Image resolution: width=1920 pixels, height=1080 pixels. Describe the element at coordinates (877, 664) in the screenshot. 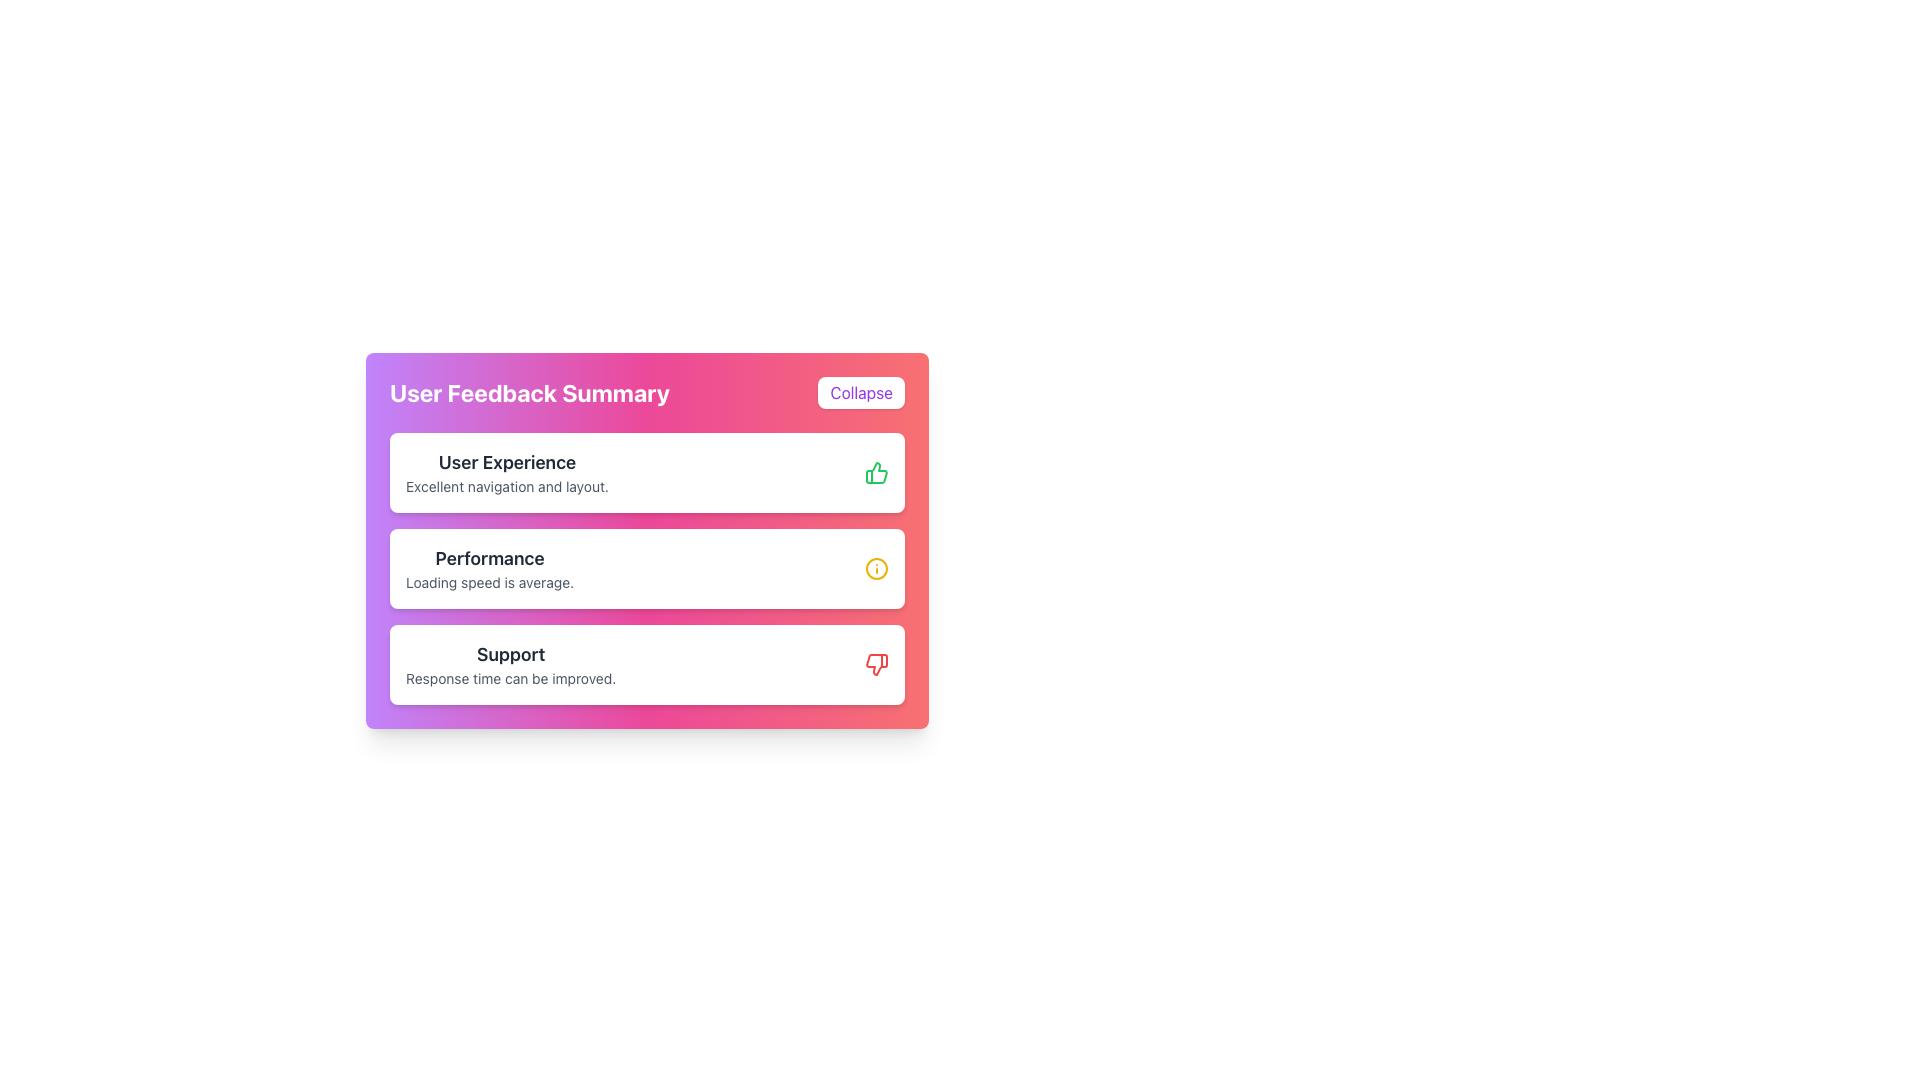

I see `the Thumbs-down icon located at the far right of the third row in the feedback list associated with the 'Support' category` at that location.